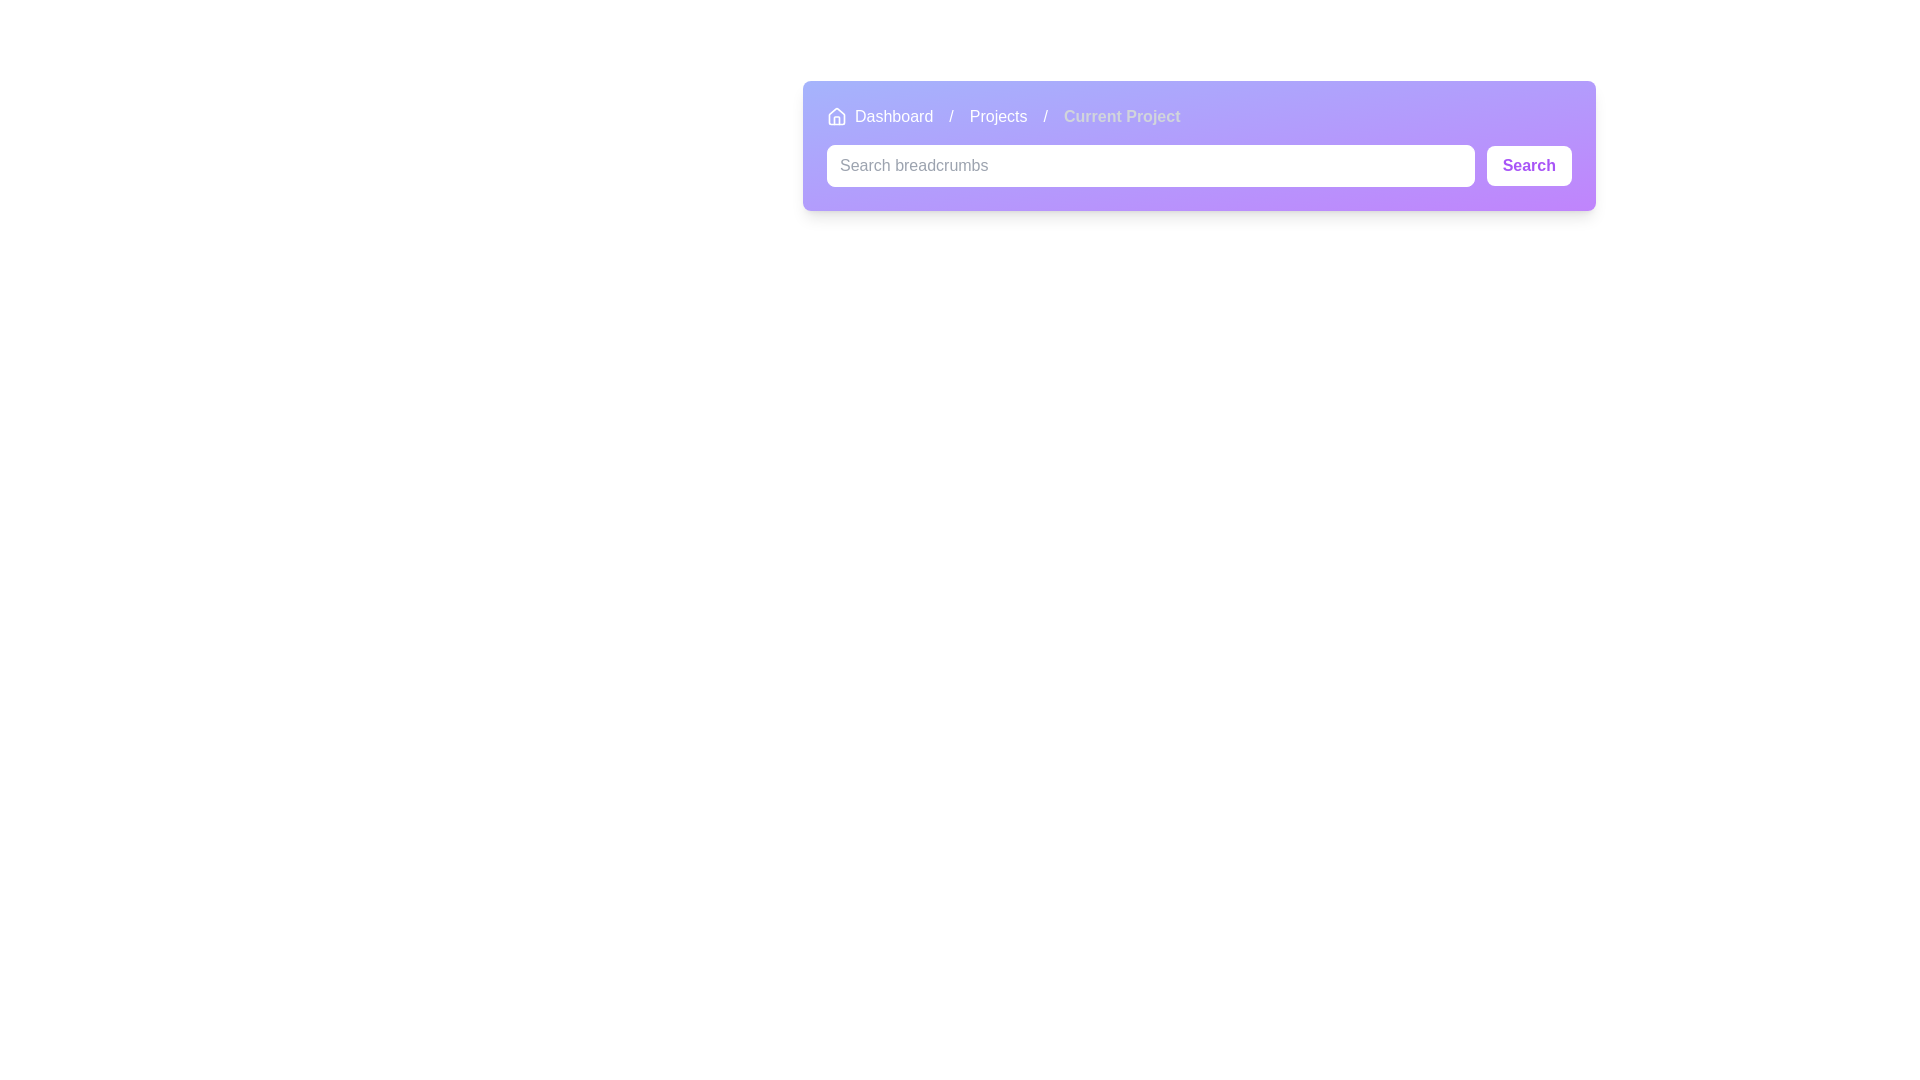  Describe the element at coordinates (998, 116) in the screenshot. I see `the 'Projects' hyperlink text element, which is styled in white and positioned in a breadcrumb navigation bar between 'Dashboard' and 'Current Project'` at that location.